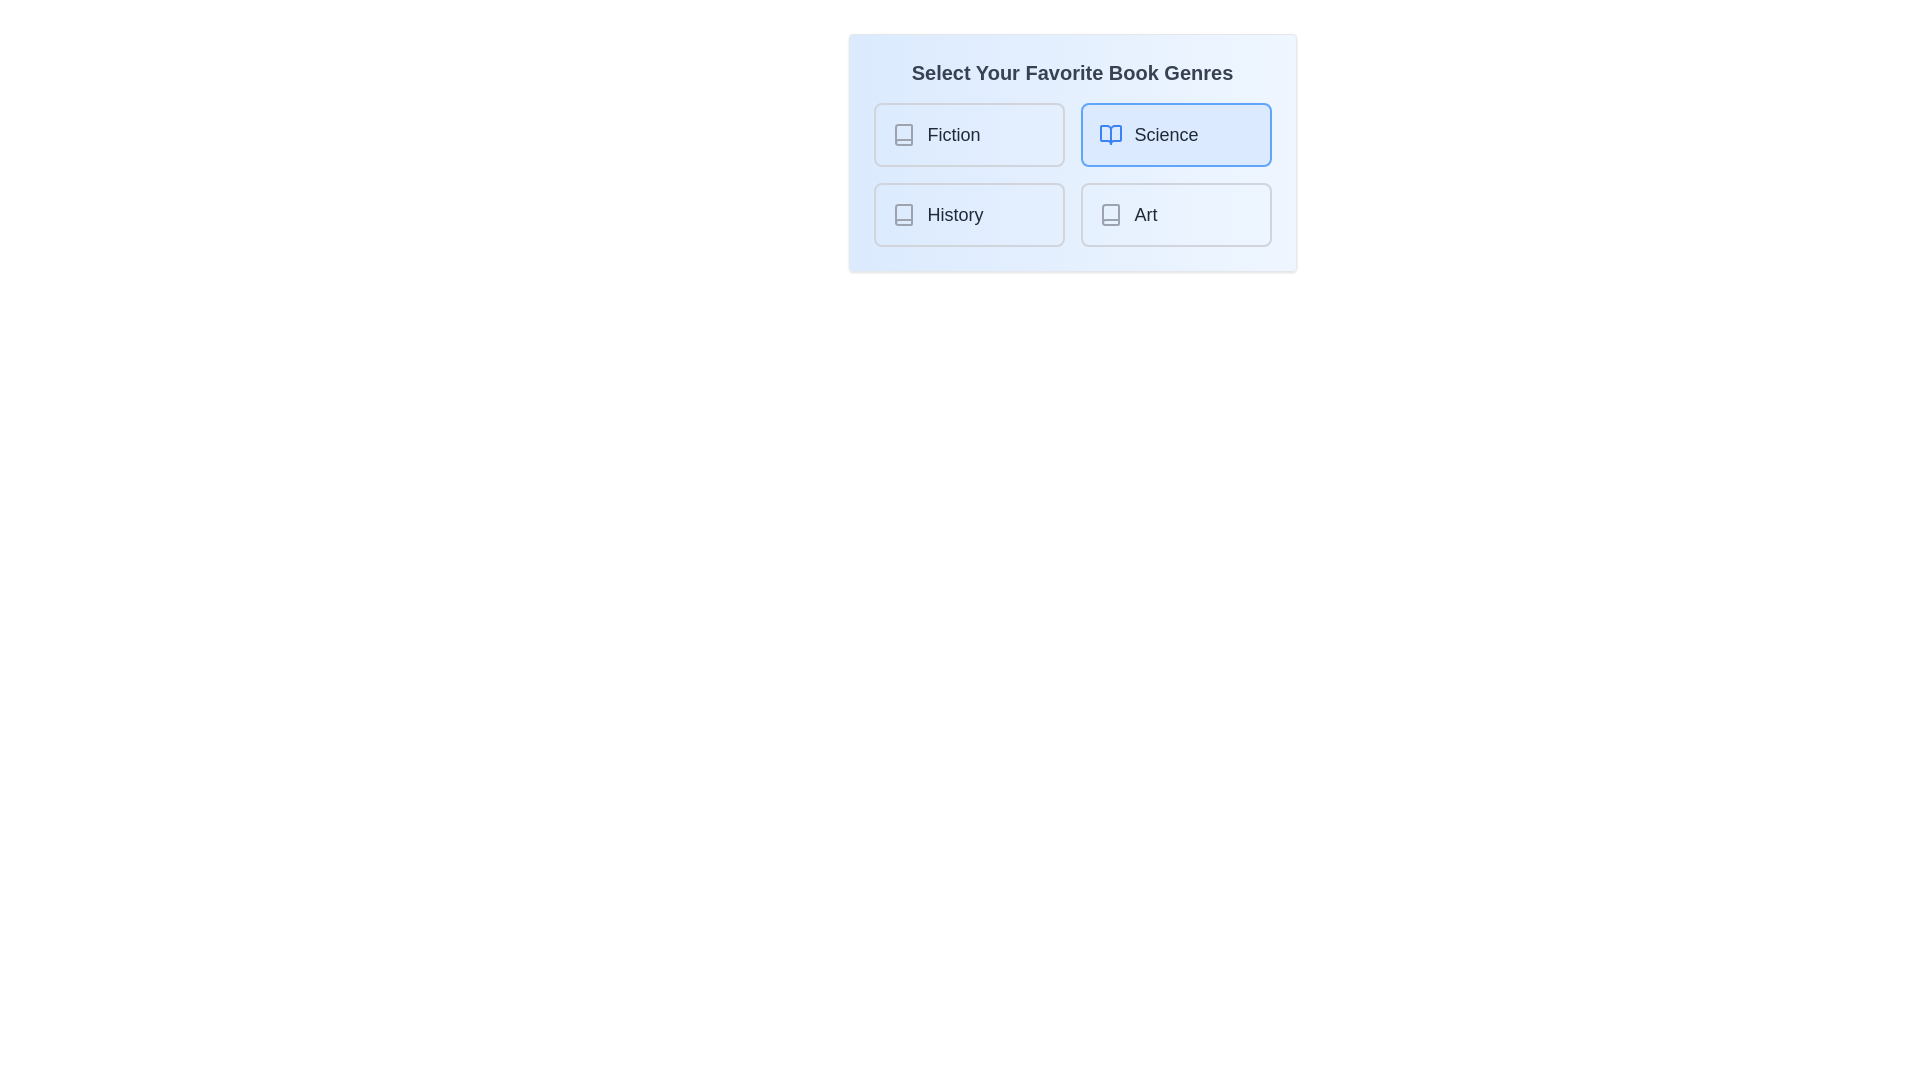 The height and width of the screenshot is (1080, 1920). I want to click on the selection state of the genre Science, so click(1176, 135).